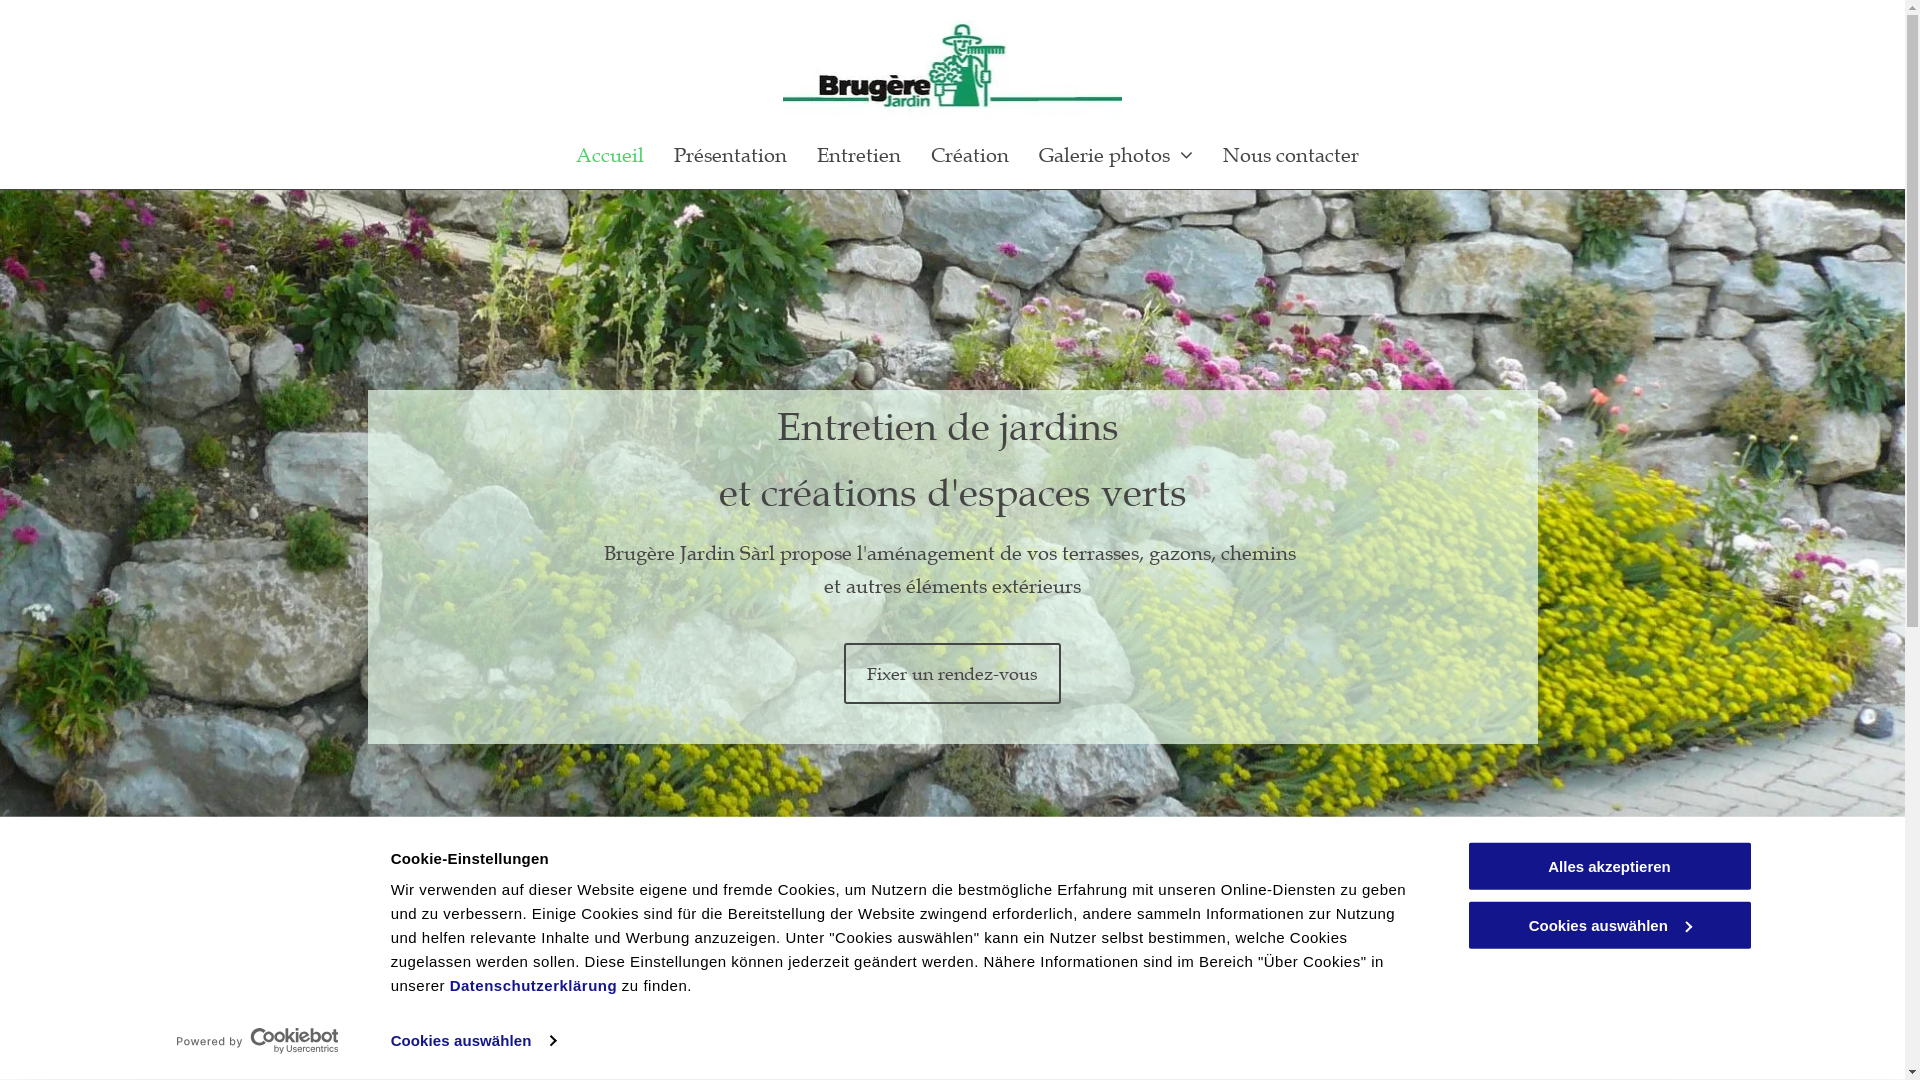 Image resolution: width=1920 pixels, height=1080 pixels. I want to click on 'Galerie photos', so click(1115, 153).